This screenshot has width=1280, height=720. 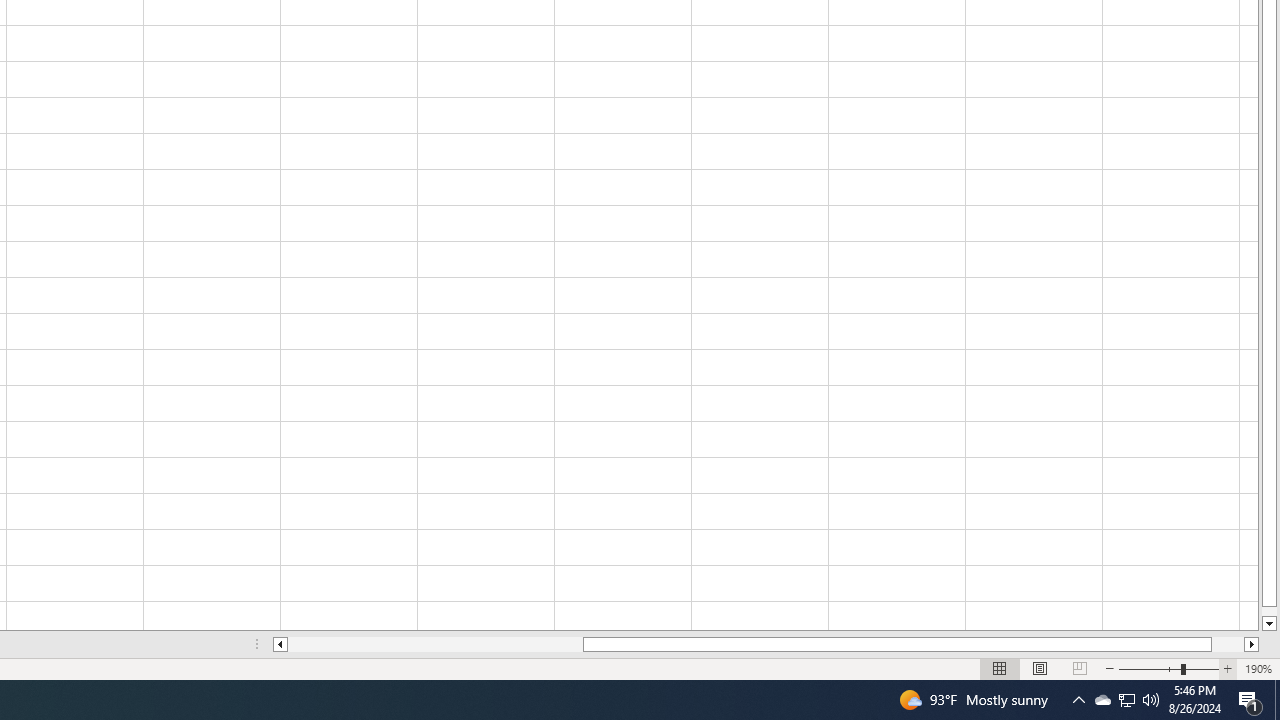 What do you see at coordinates (434, 644) in the screenshot?
I see `'Page left'` at bounding box center [434, 644].